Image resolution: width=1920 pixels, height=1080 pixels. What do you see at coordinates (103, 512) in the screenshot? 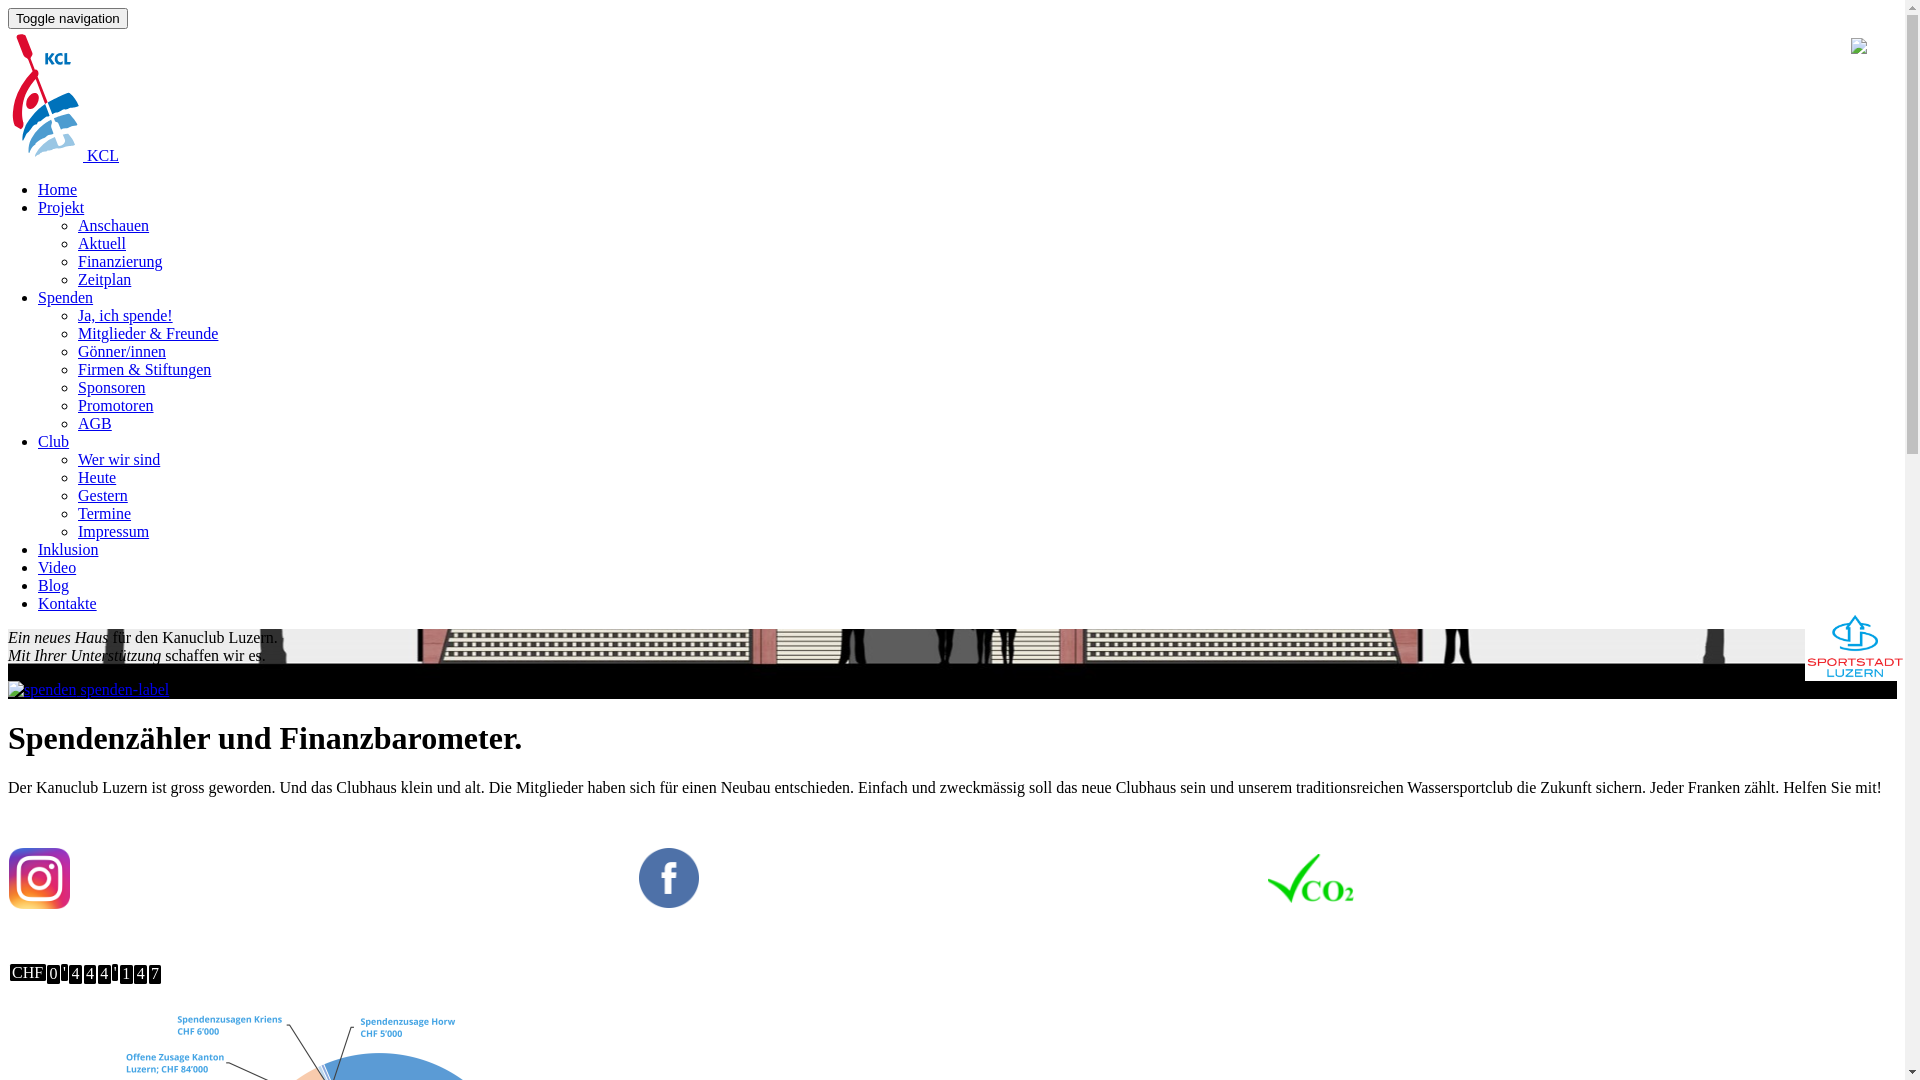
I see `'Termine'` at bounding box center [103, 512].